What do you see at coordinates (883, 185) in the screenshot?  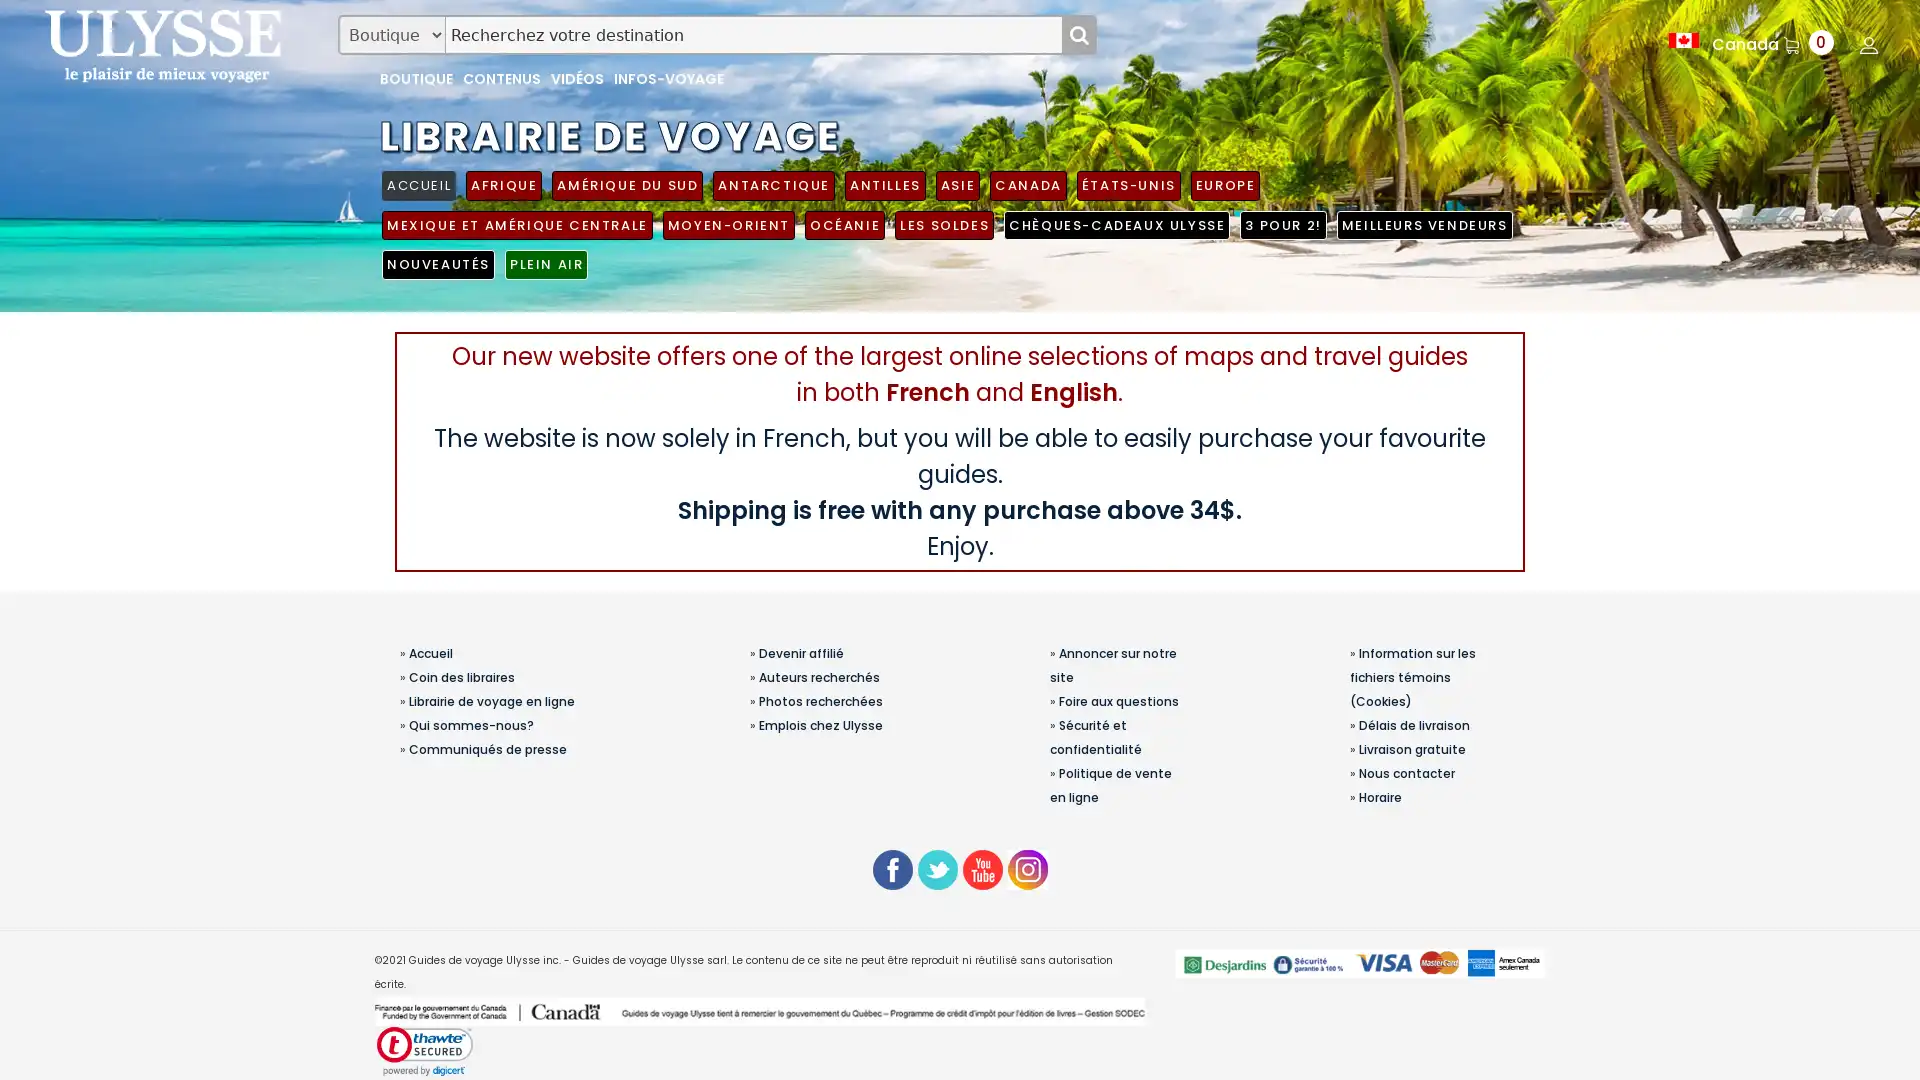 I see `ANTILLES` at bounding box center [883, 185].